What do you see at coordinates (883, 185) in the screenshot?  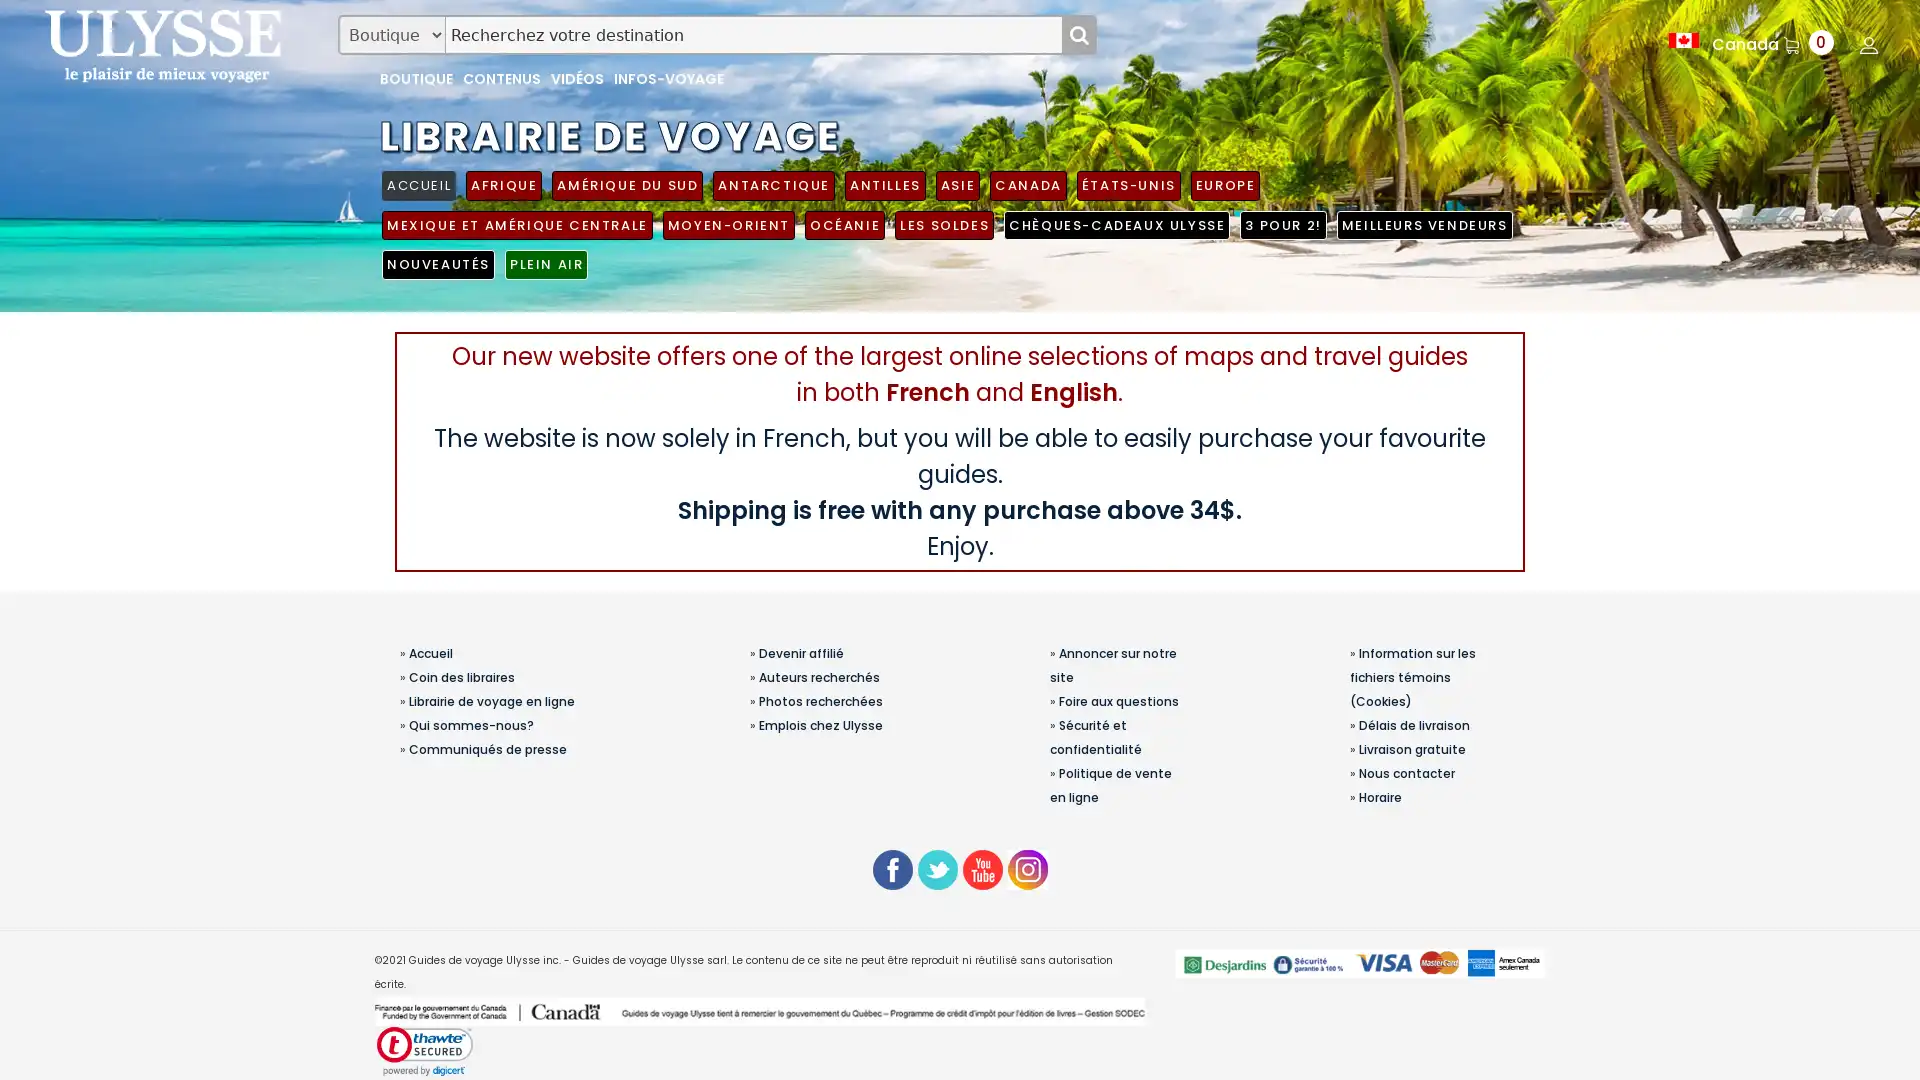 I see `ANTILLES` at bounding box center [883, 185].